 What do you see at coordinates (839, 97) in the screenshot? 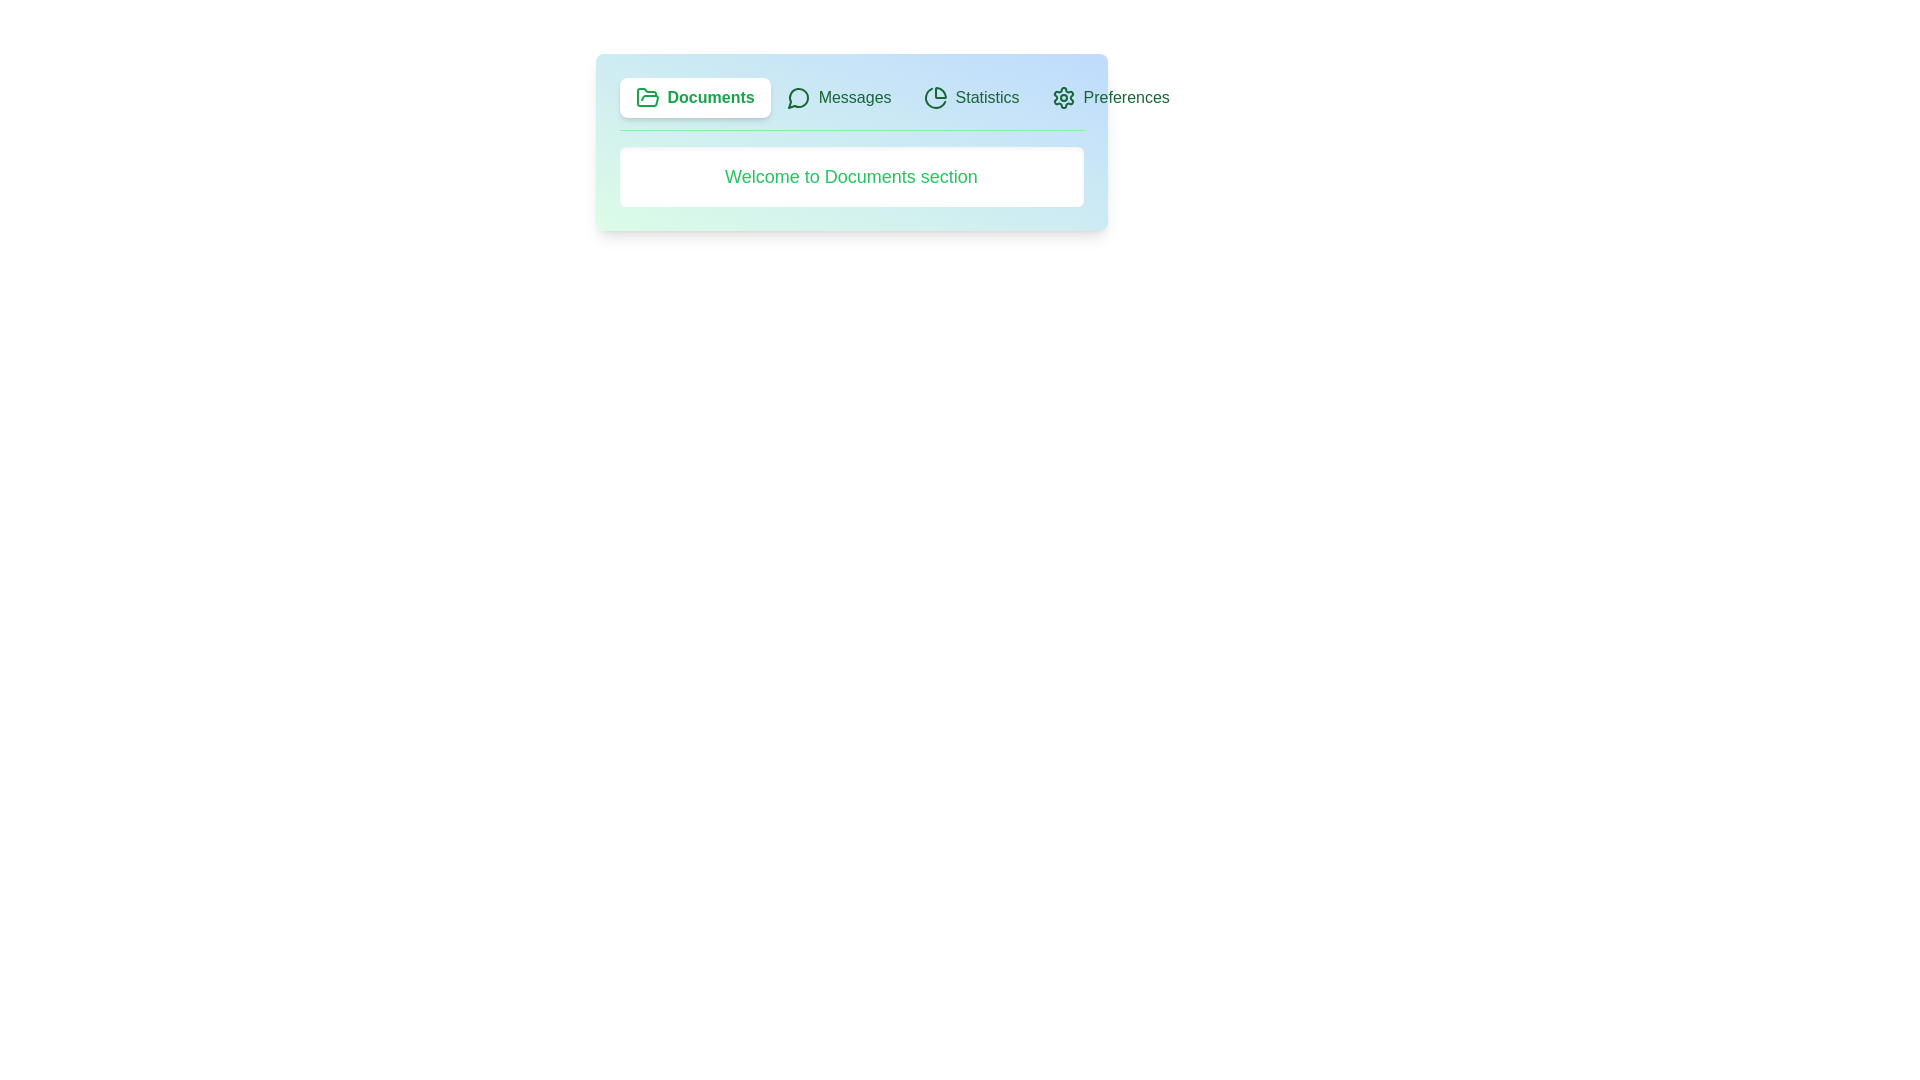
I see `the tab labeled Messages to see its visual feedback` at bounding box center [839, 97].